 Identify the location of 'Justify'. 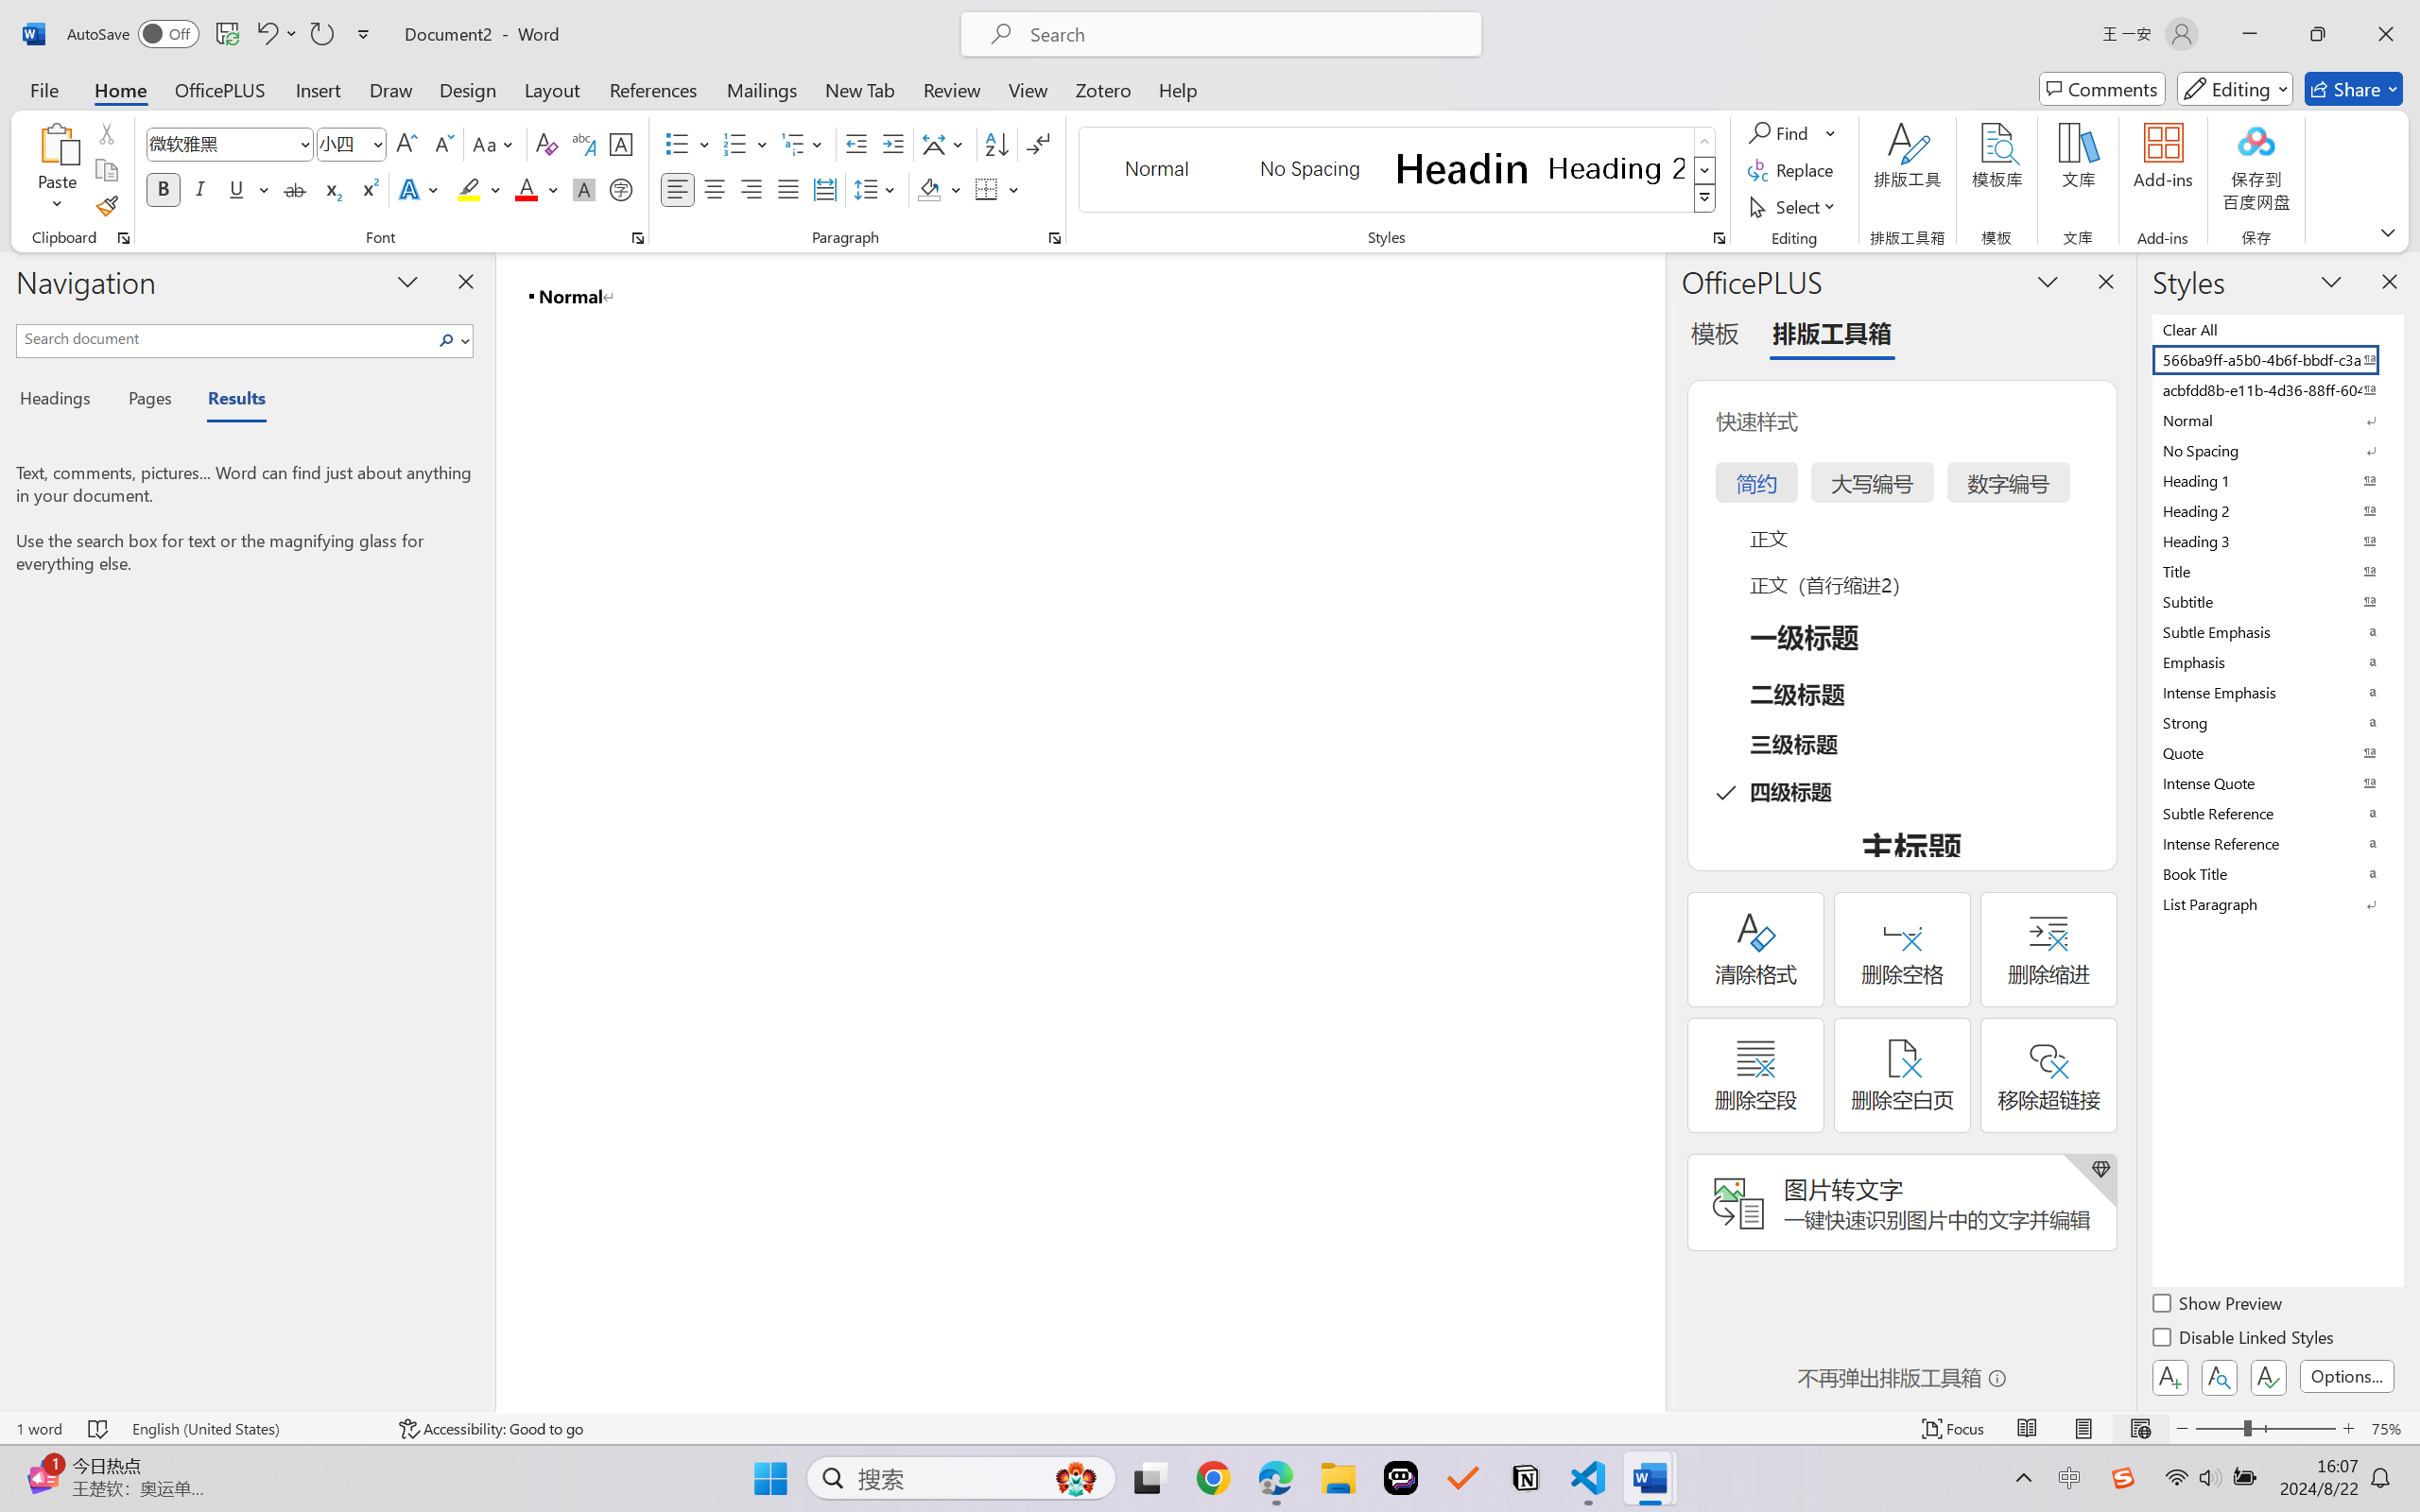
(787, 188).